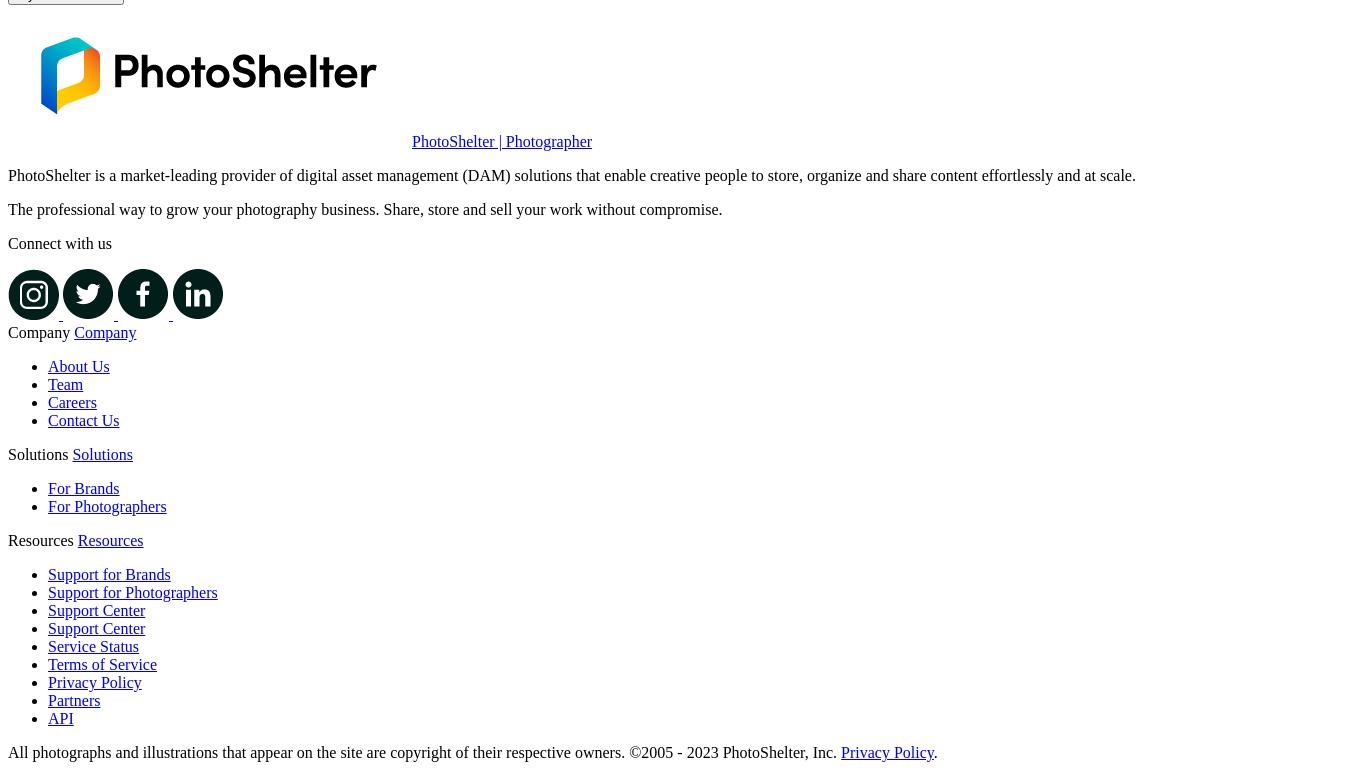 This screenshot has height=777, width=1366. Describe the element at coordinates (932, 751) in the screenshot. I see `'.'` at that location.